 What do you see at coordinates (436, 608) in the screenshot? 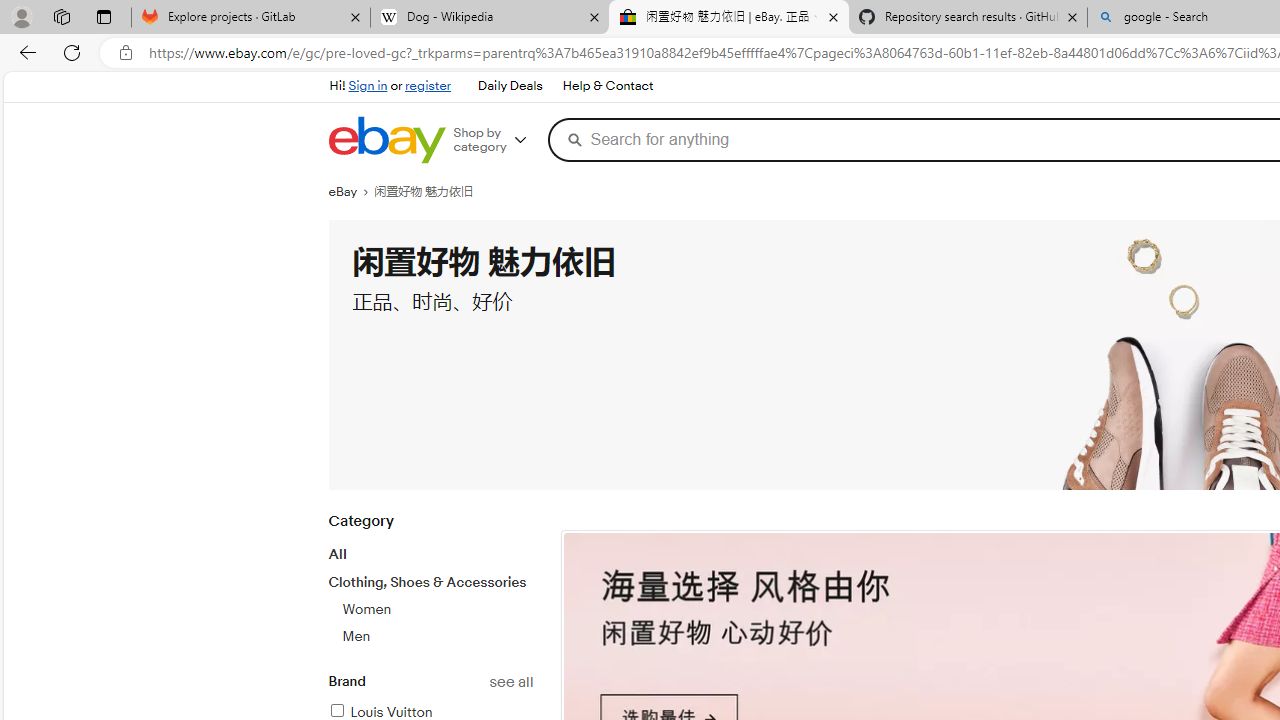
I see `'Women'` at bounding box center [436, 608].